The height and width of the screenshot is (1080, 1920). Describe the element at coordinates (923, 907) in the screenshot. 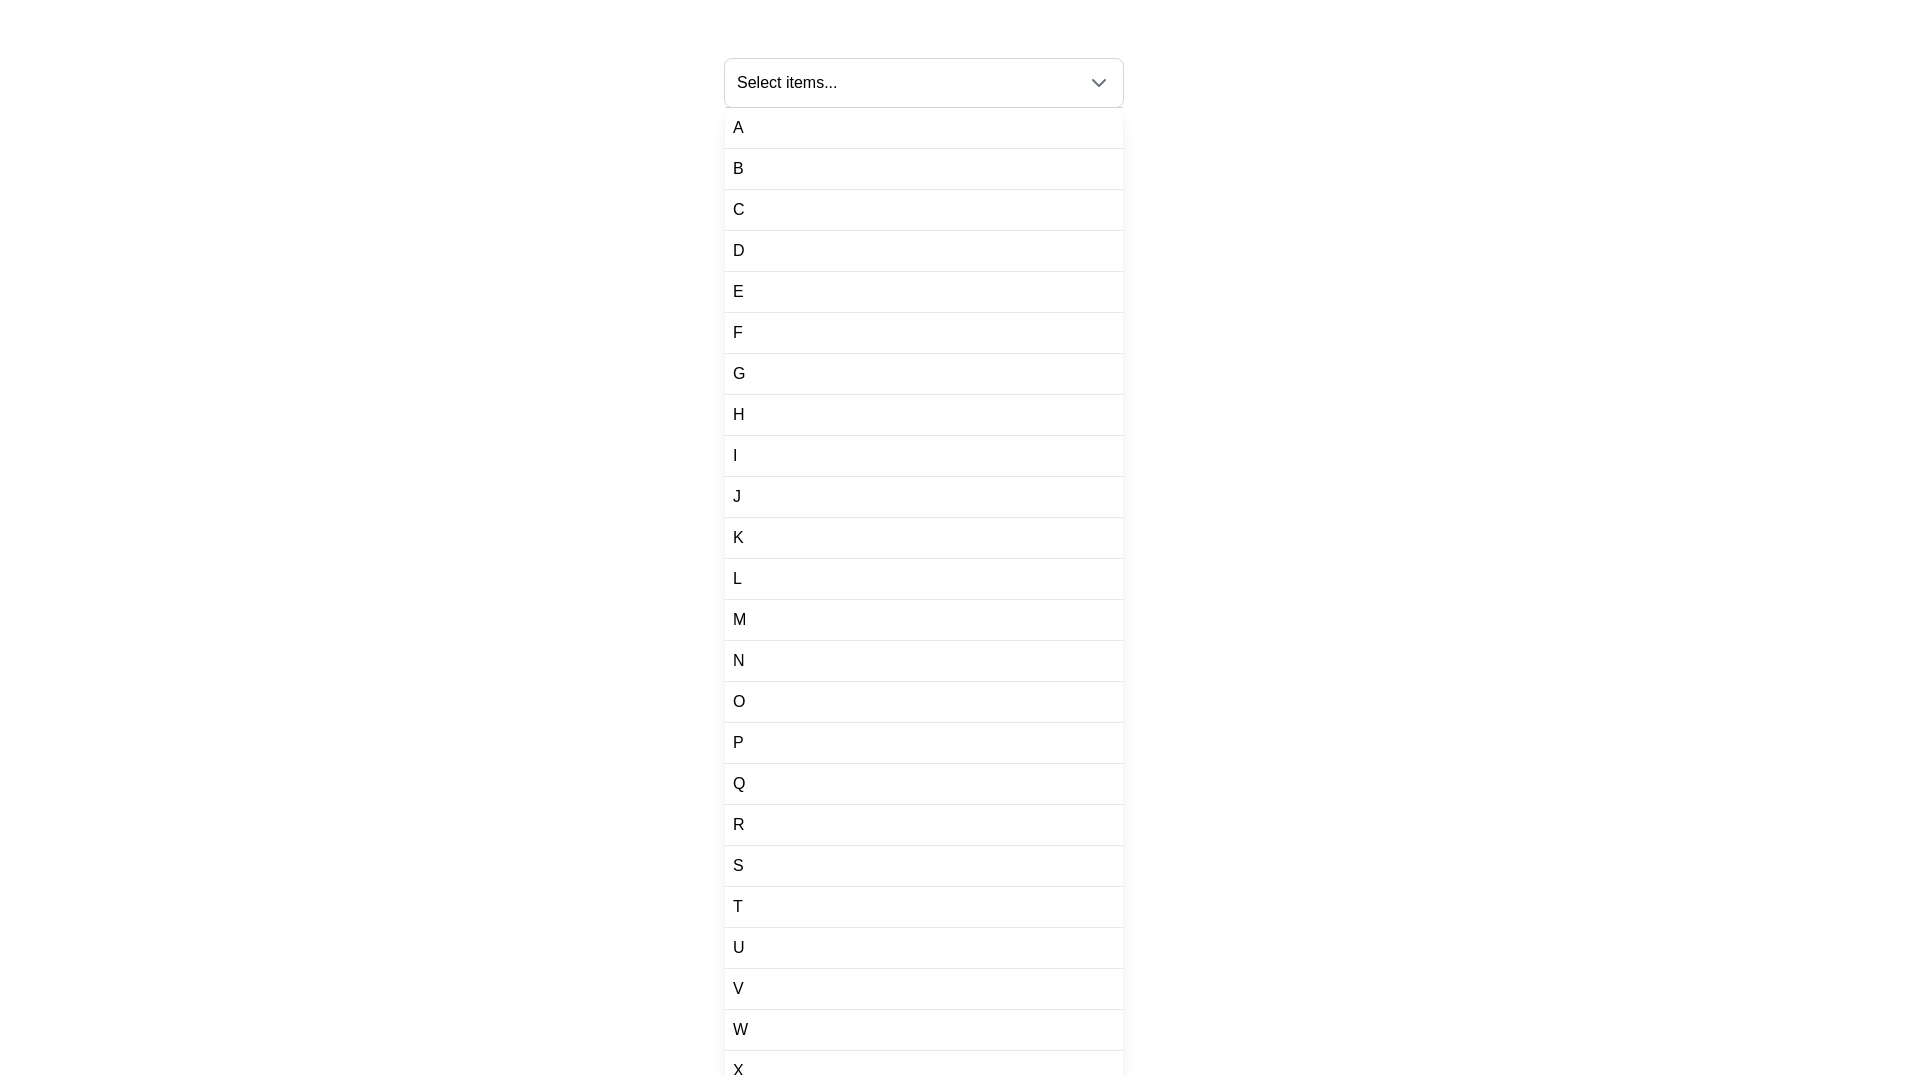

I see `the 20th row in the vertical dropdown list that contains the letter 'T'` at that location.